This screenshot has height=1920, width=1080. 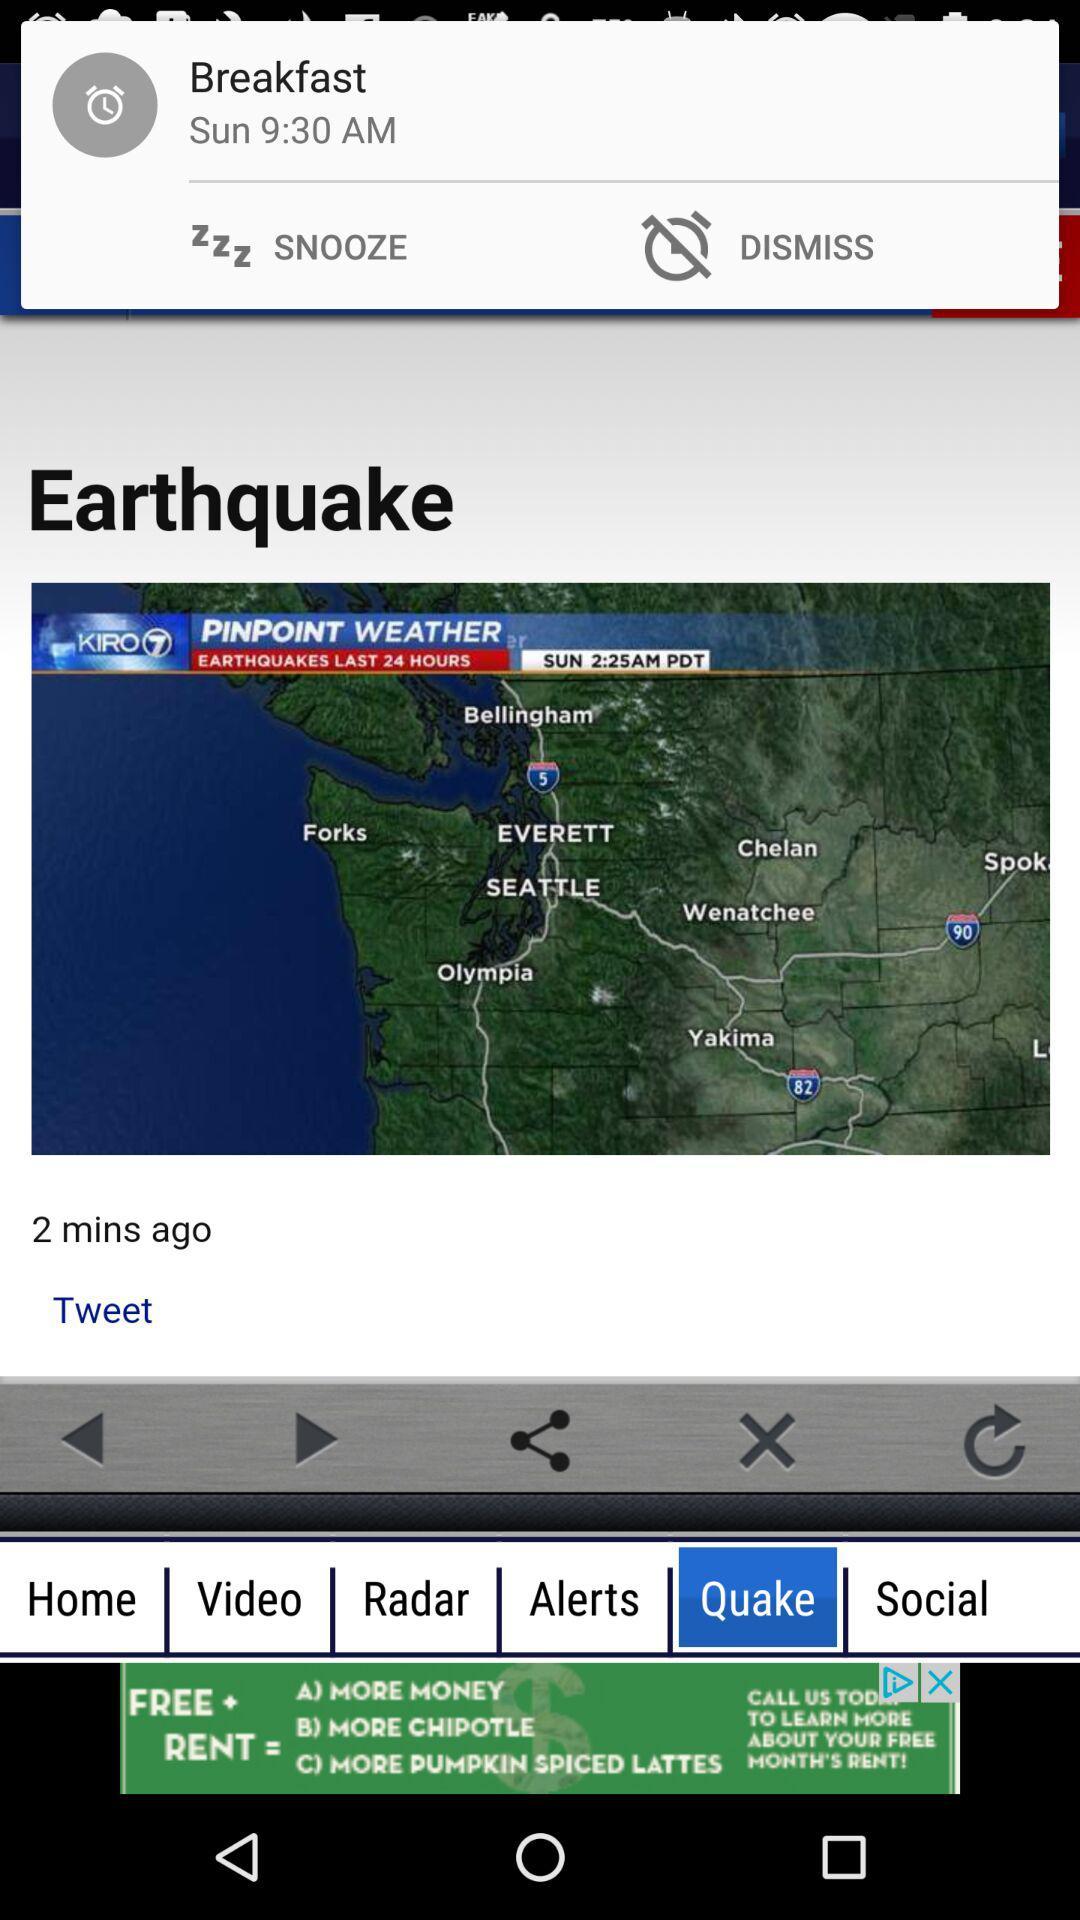 I want to click on the share icon, so click(x=540, y=1440).